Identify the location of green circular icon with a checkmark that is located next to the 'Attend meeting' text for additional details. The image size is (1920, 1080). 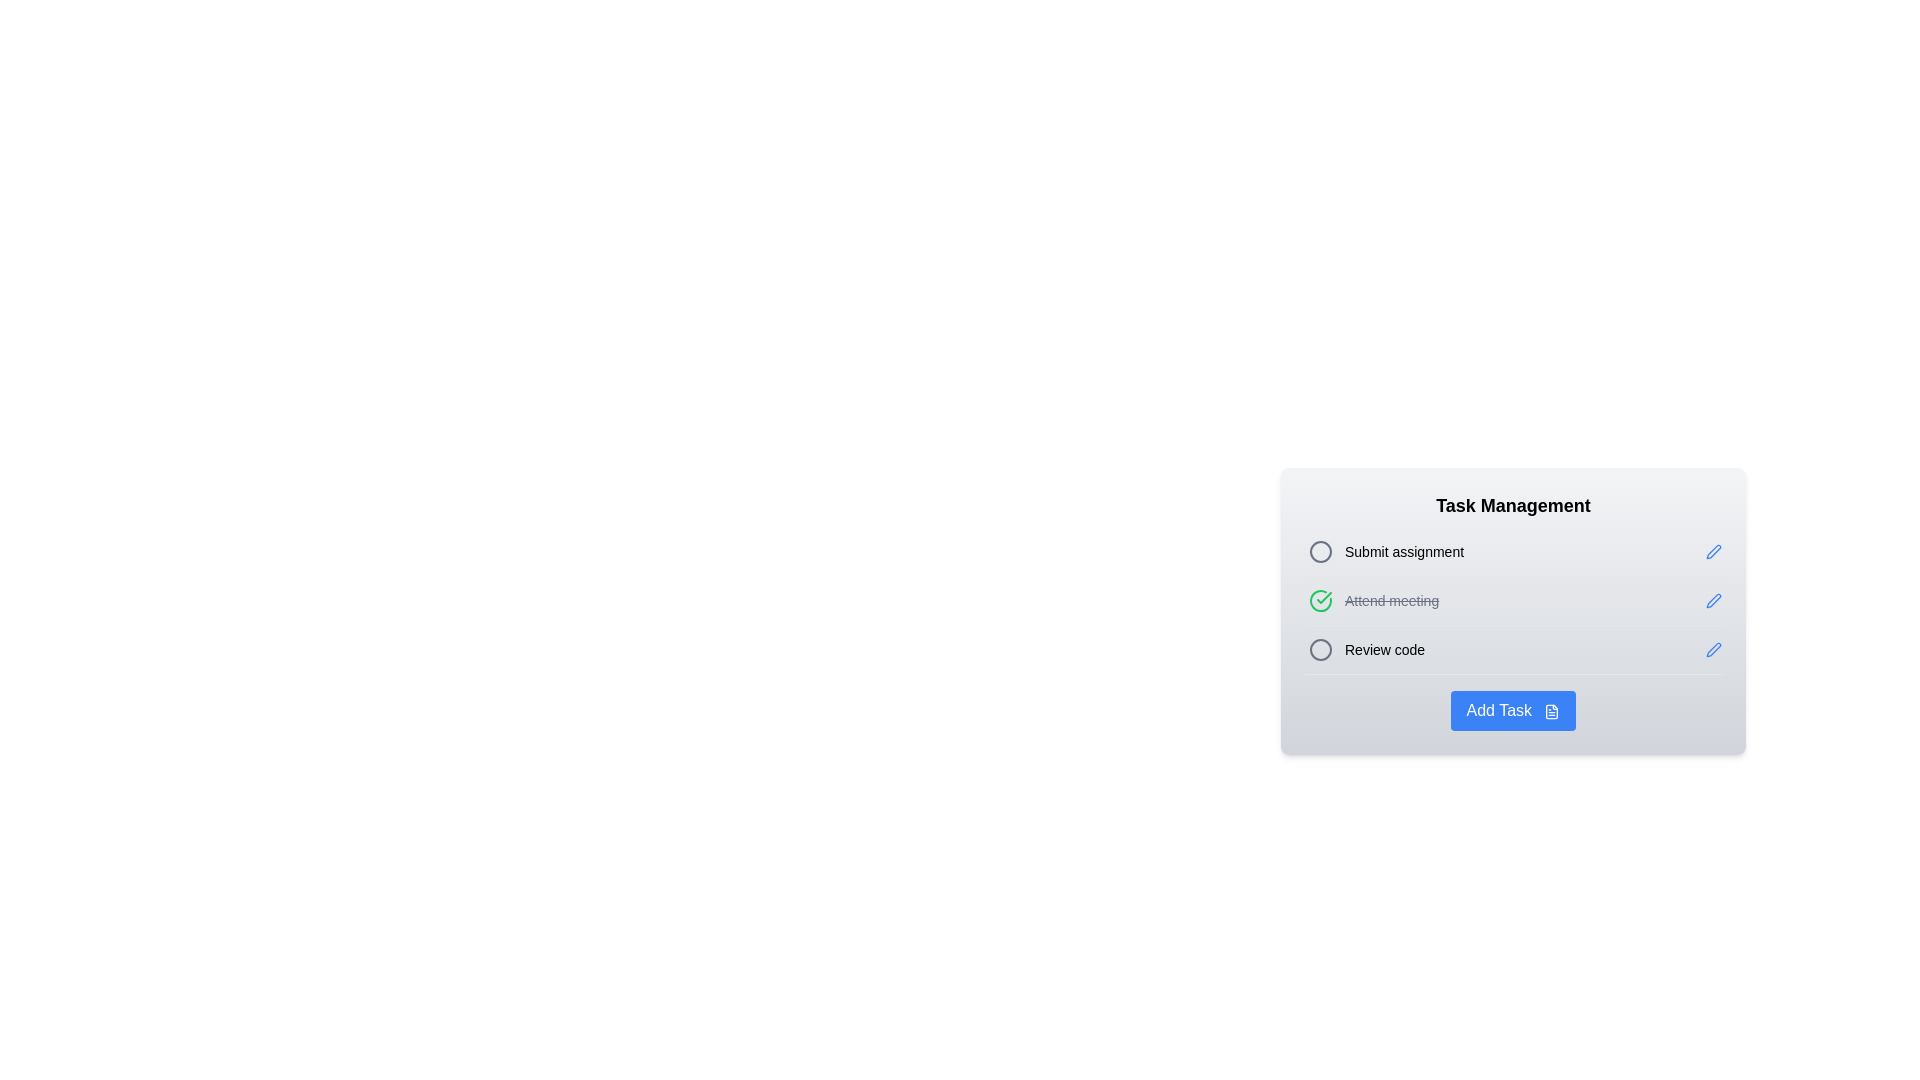
(1320, 600).